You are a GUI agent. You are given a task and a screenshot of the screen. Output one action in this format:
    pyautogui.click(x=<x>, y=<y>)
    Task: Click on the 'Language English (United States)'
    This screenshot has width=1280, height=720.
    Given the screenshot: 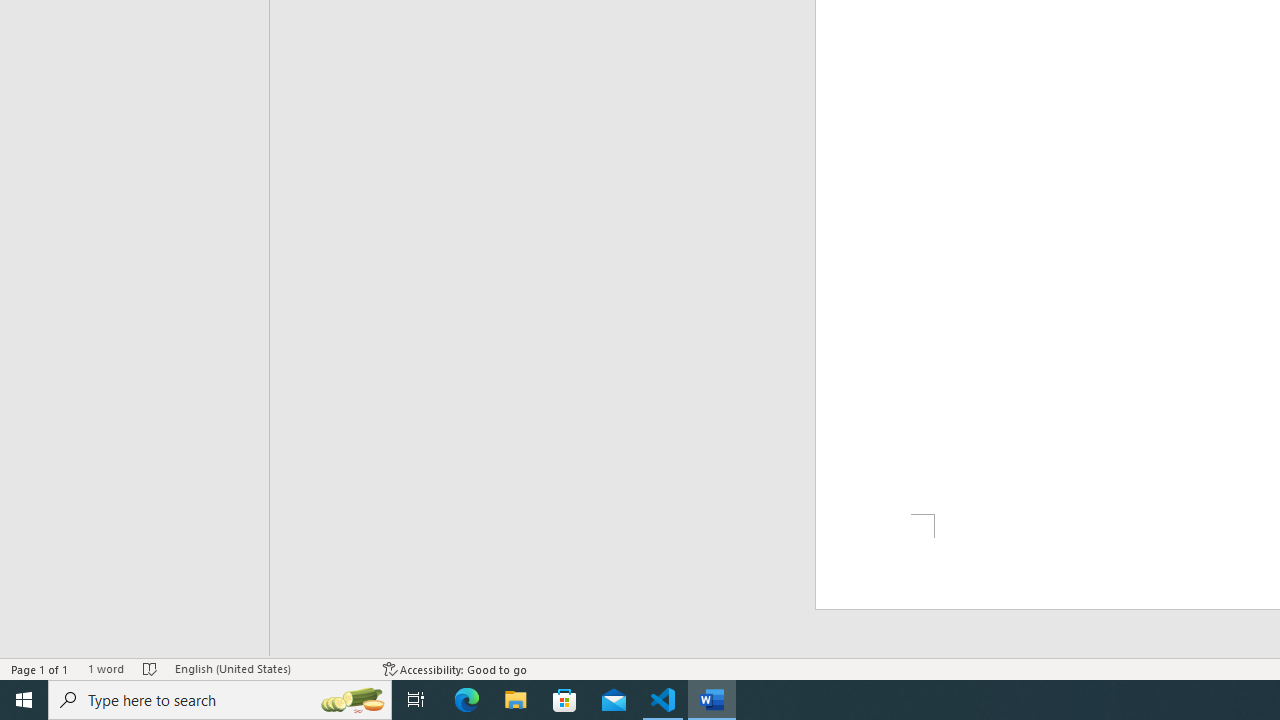 What is the action you would take?
    pyautogui.click(x=268, y=669)
    